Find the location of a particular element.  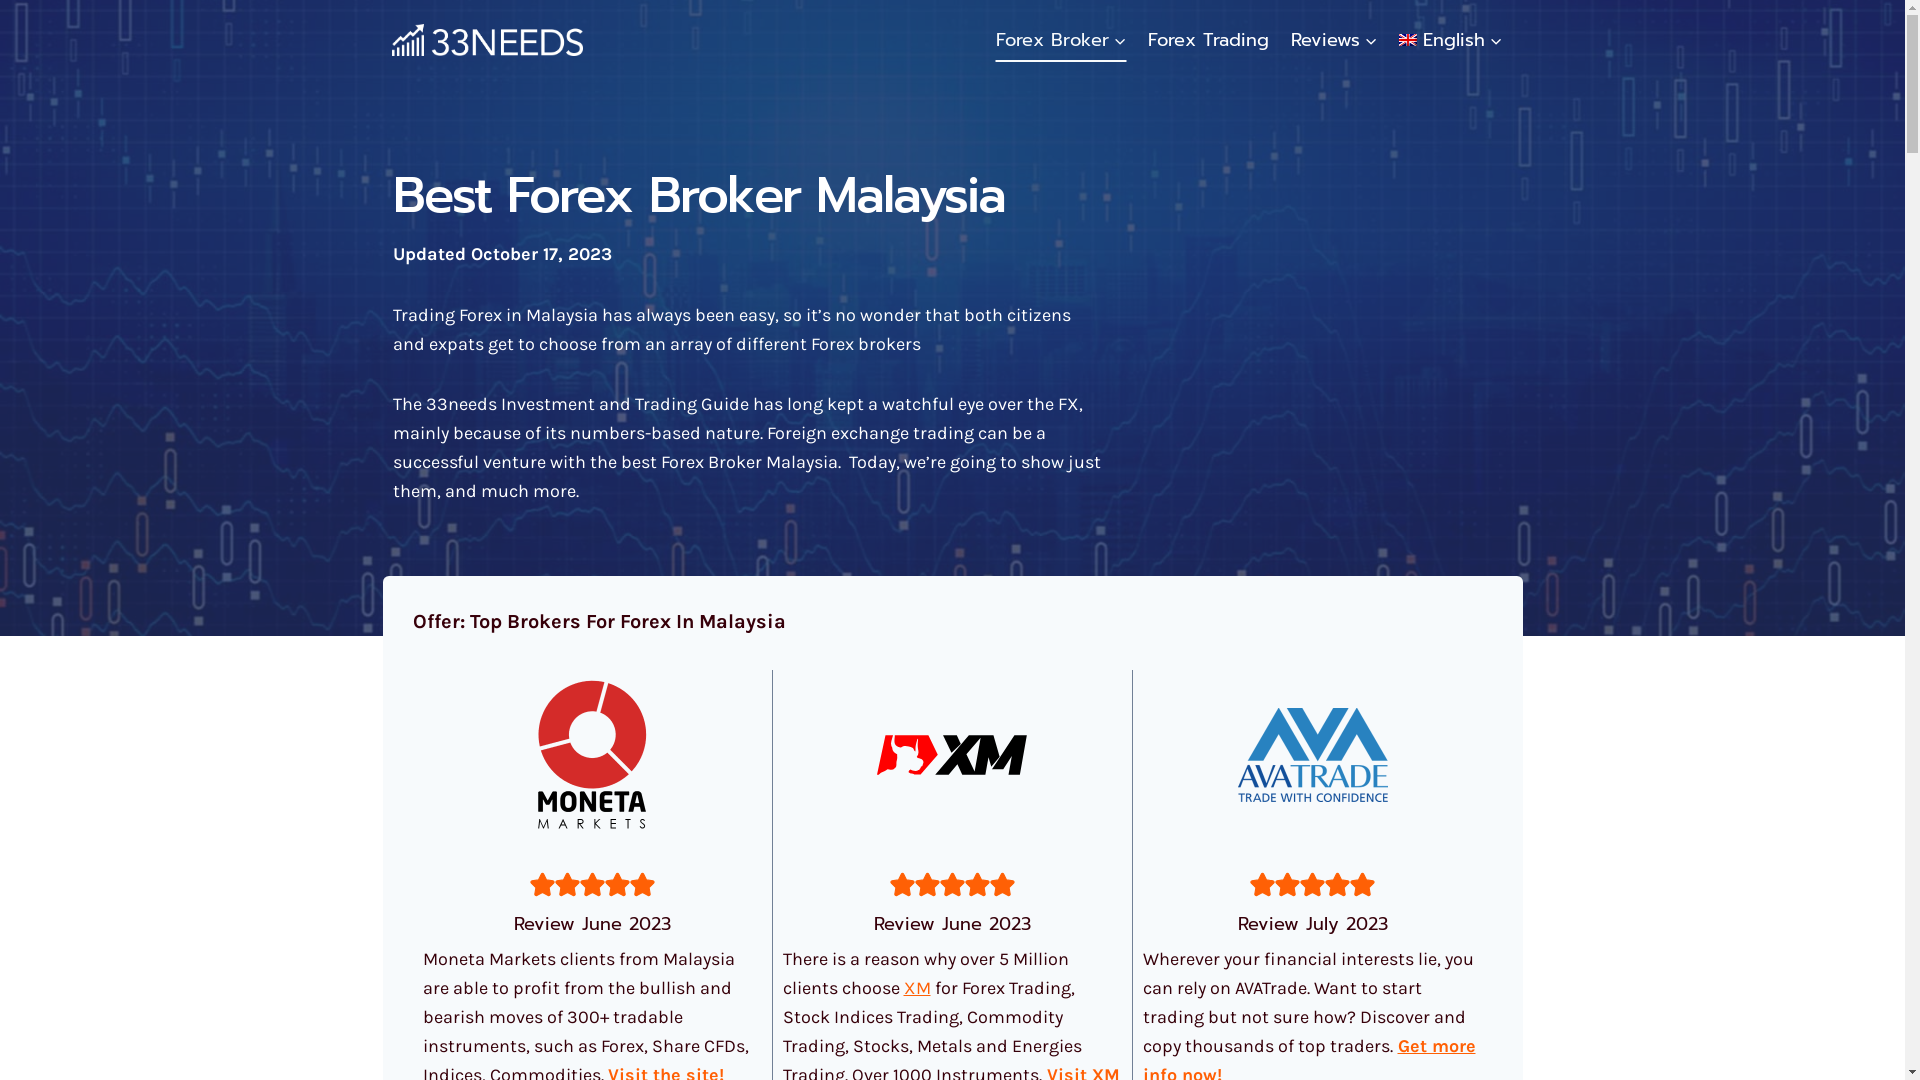

'English' is located at coordinates (1387, 39).